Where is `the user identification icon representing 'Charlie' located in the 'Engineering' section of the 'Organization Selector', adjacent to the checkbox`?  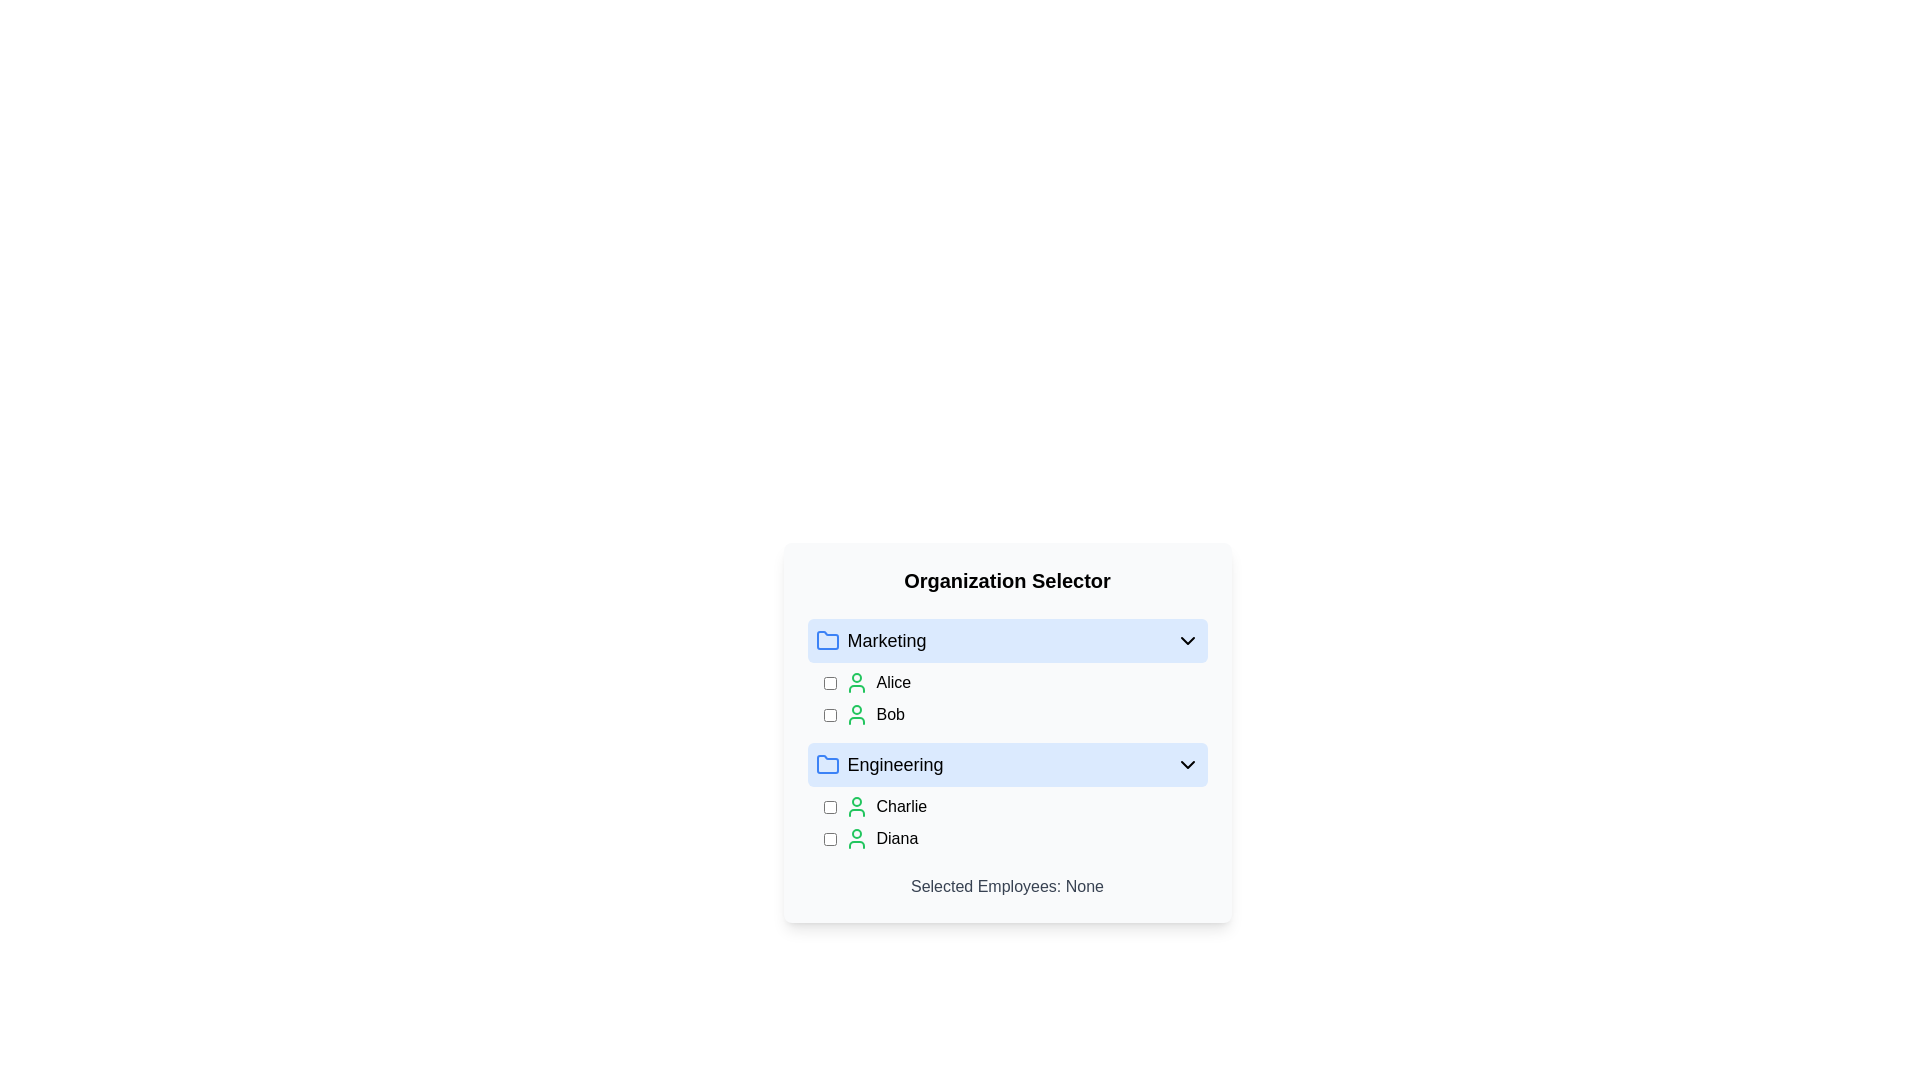
the user identification icon representing 'Charlie' located in the 'Engineering' section of the 'Organization Selector', adjacent to the checkbox is located at coordinates (856, 805).